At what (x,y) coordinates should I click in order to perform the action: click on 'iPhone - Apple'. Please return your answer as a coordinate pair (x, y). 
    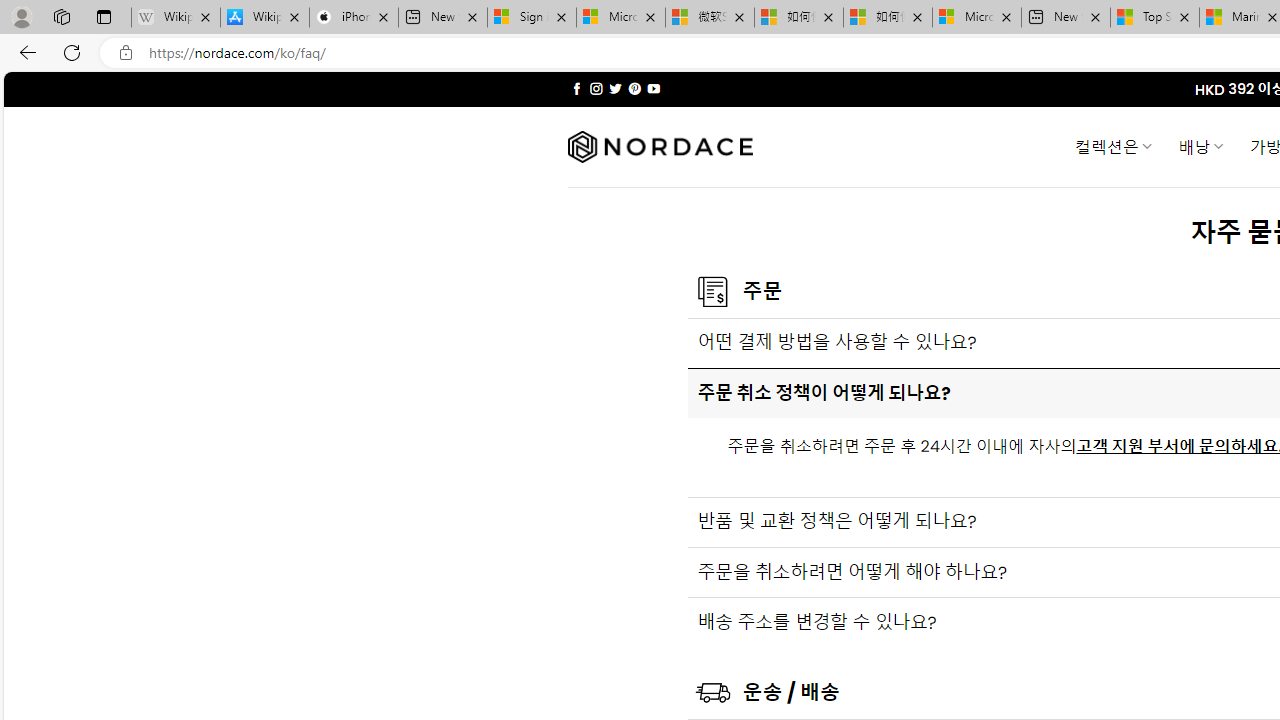
    Looking at the image, I should click on (353, 17).